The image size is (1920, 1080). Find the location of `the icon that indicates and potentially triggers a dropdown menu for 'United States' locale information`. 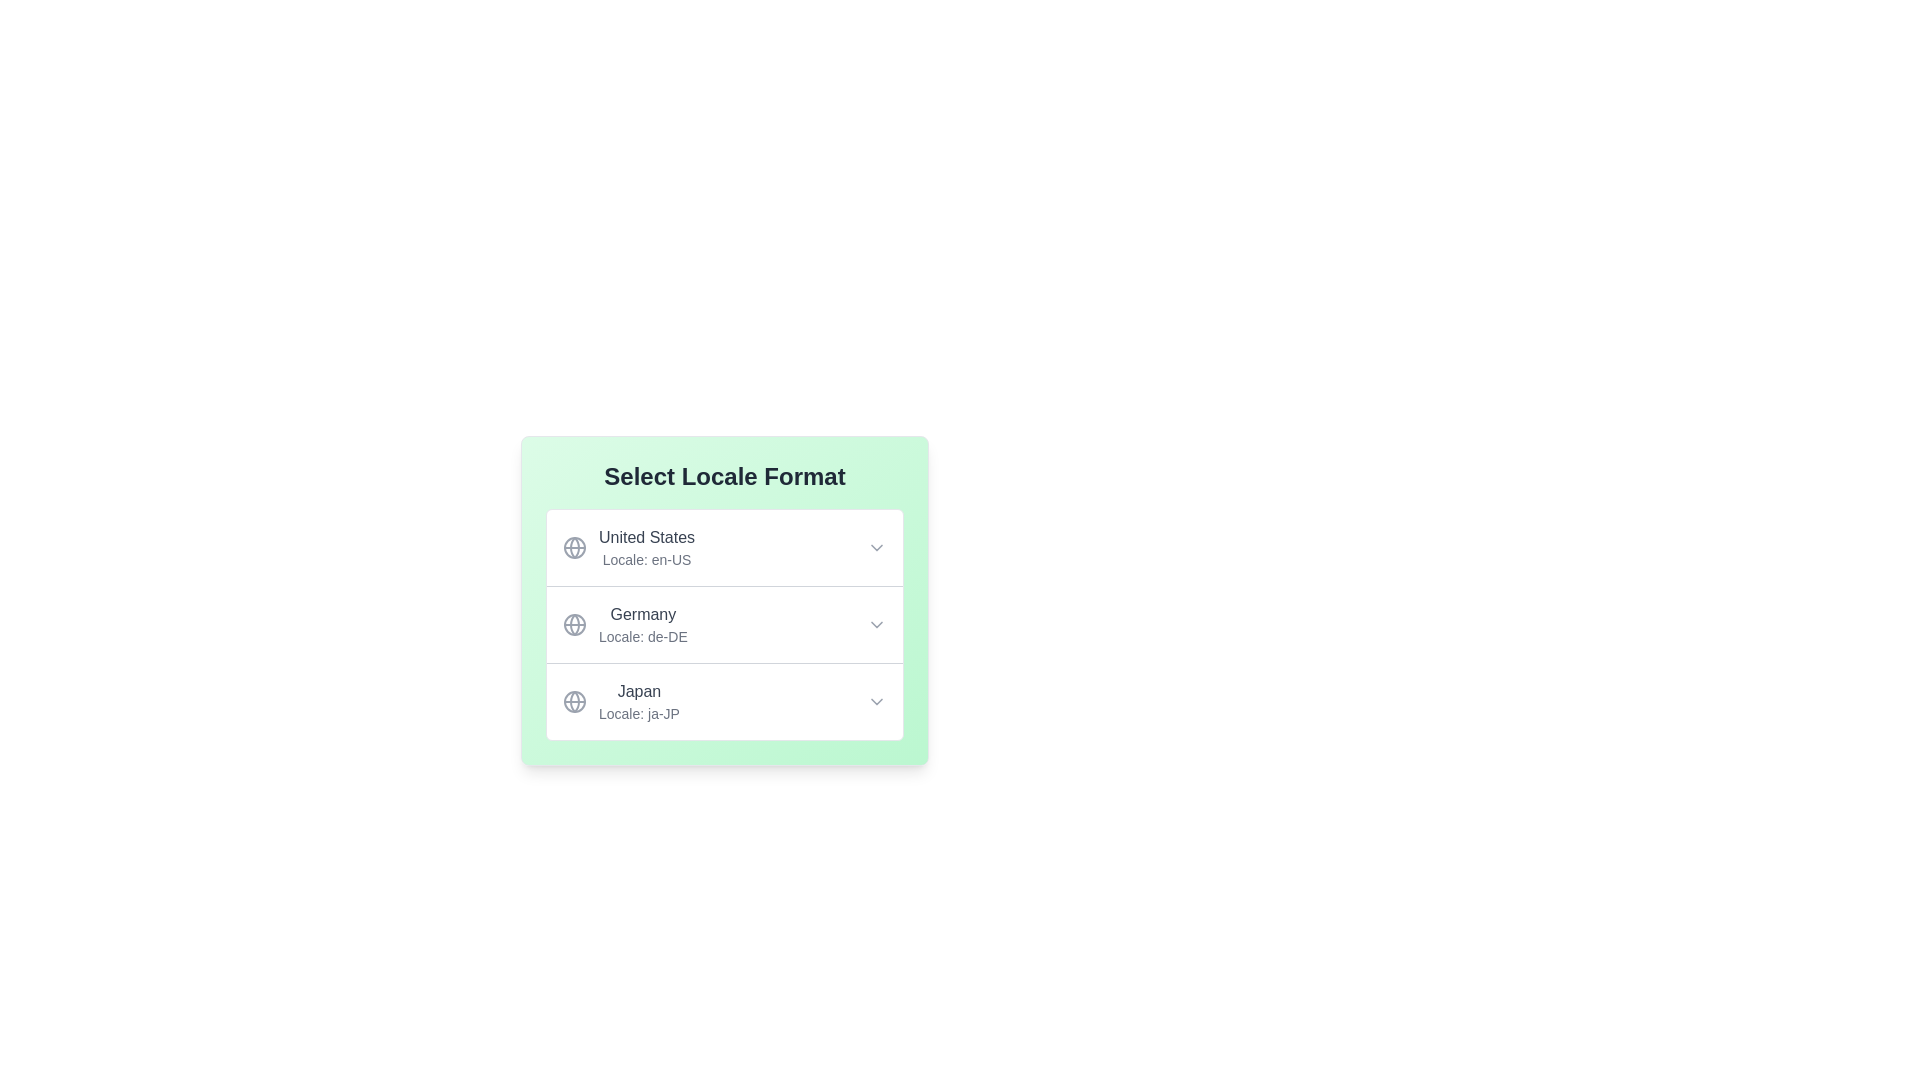

the icon that indicates and potentially triggers a dropdown menu for 'United States' locale information is located at coordinates (877, 547).